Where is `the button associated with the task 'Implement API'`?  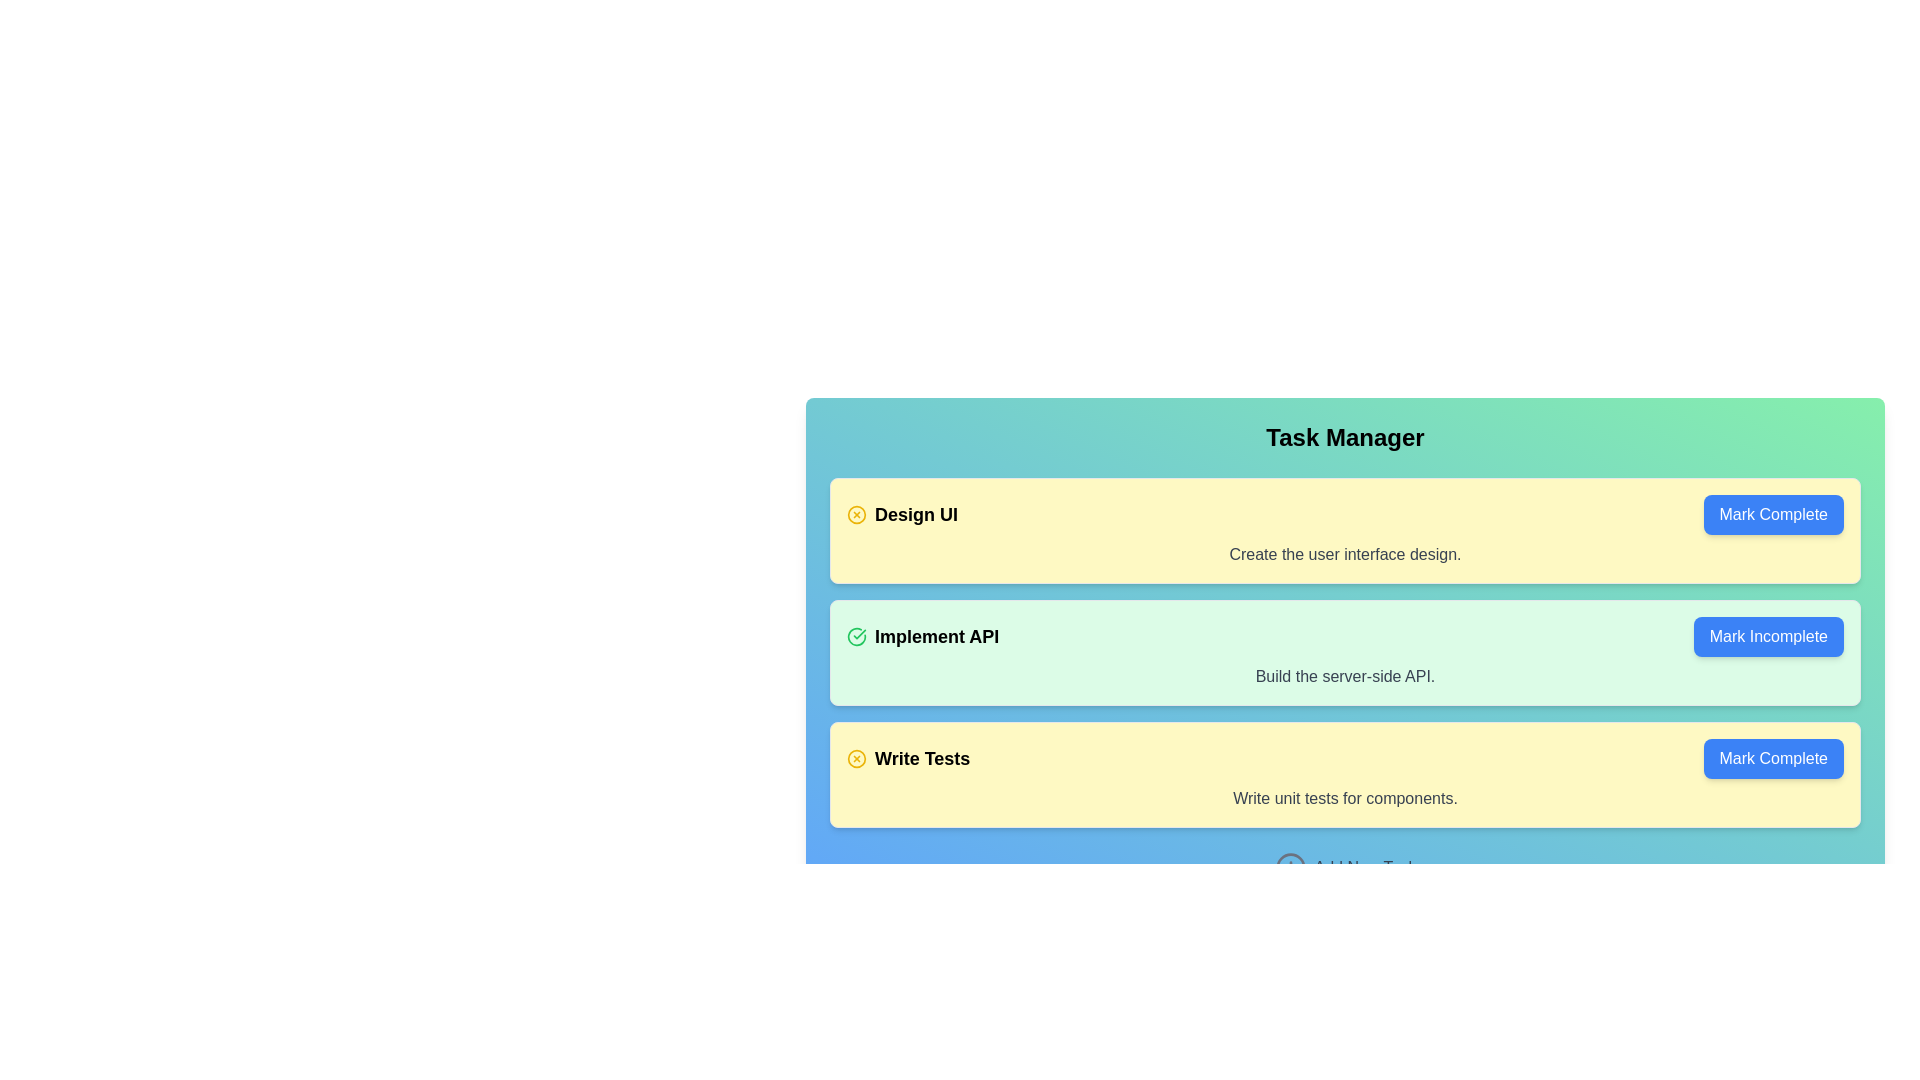
the button associated with the task 'Implement API' is located at coordinates (1767, 636).